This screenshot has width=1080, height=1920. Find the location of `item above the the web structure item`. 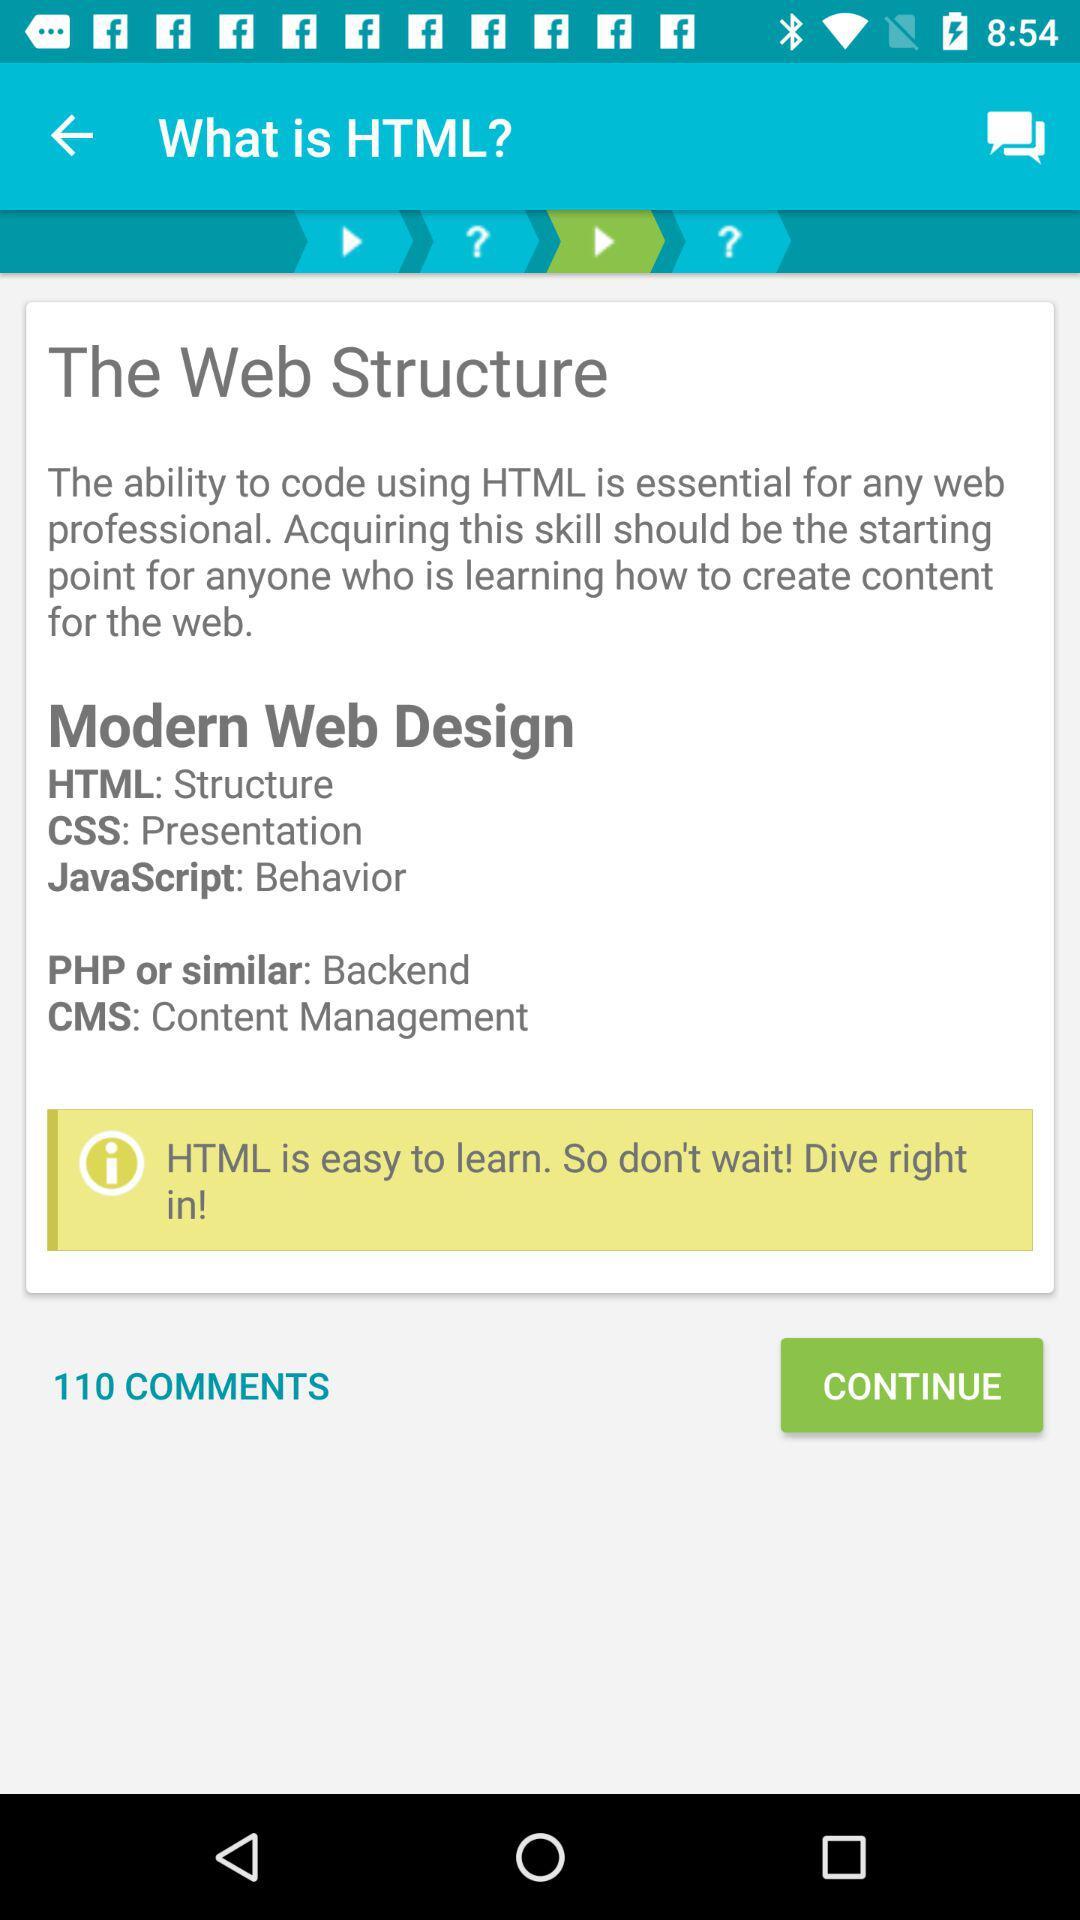

item above the the web structure item is located at coordinates (1017, 135).